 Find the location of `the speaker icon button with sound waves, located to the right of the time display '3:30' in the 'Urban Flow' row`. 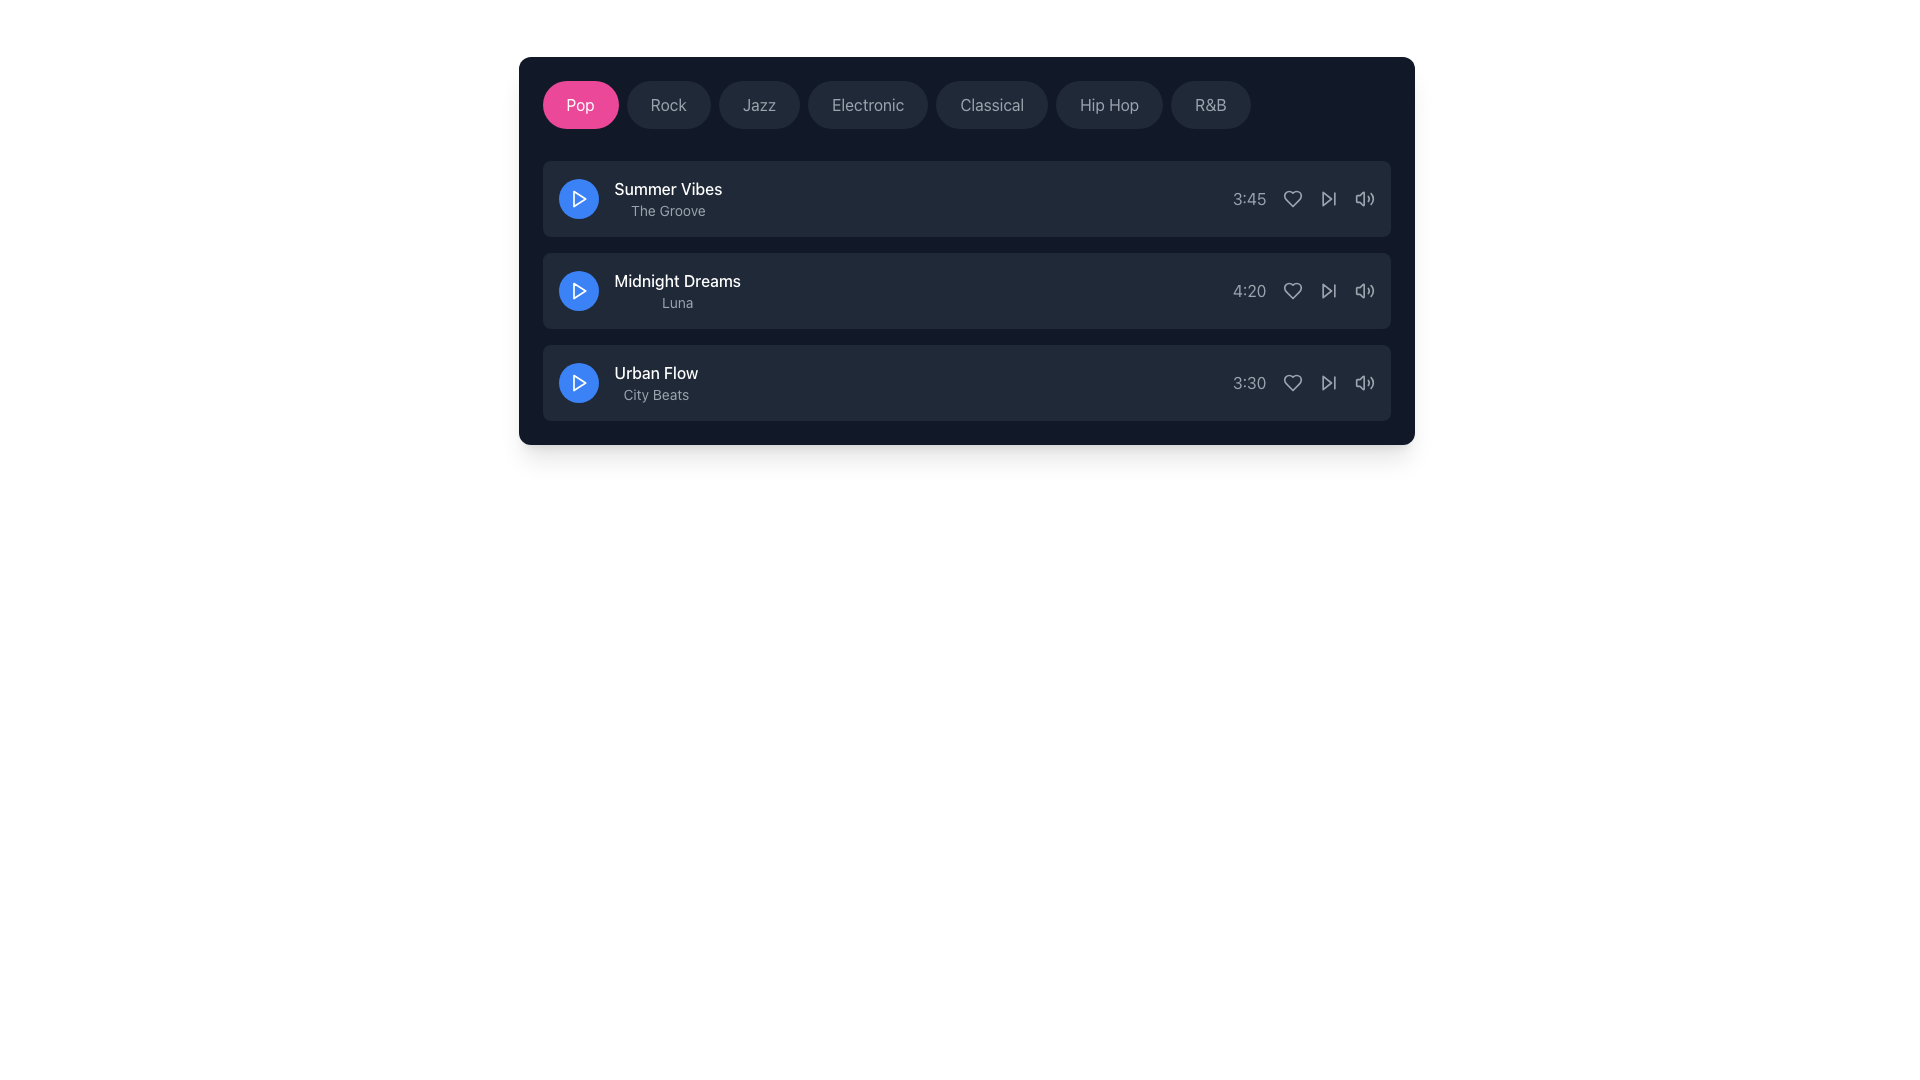

the speaker icon button with sound waves, located to the right of the time display '3:30' in the 'Urban Flow' row is located at coordinates (1363, 382).